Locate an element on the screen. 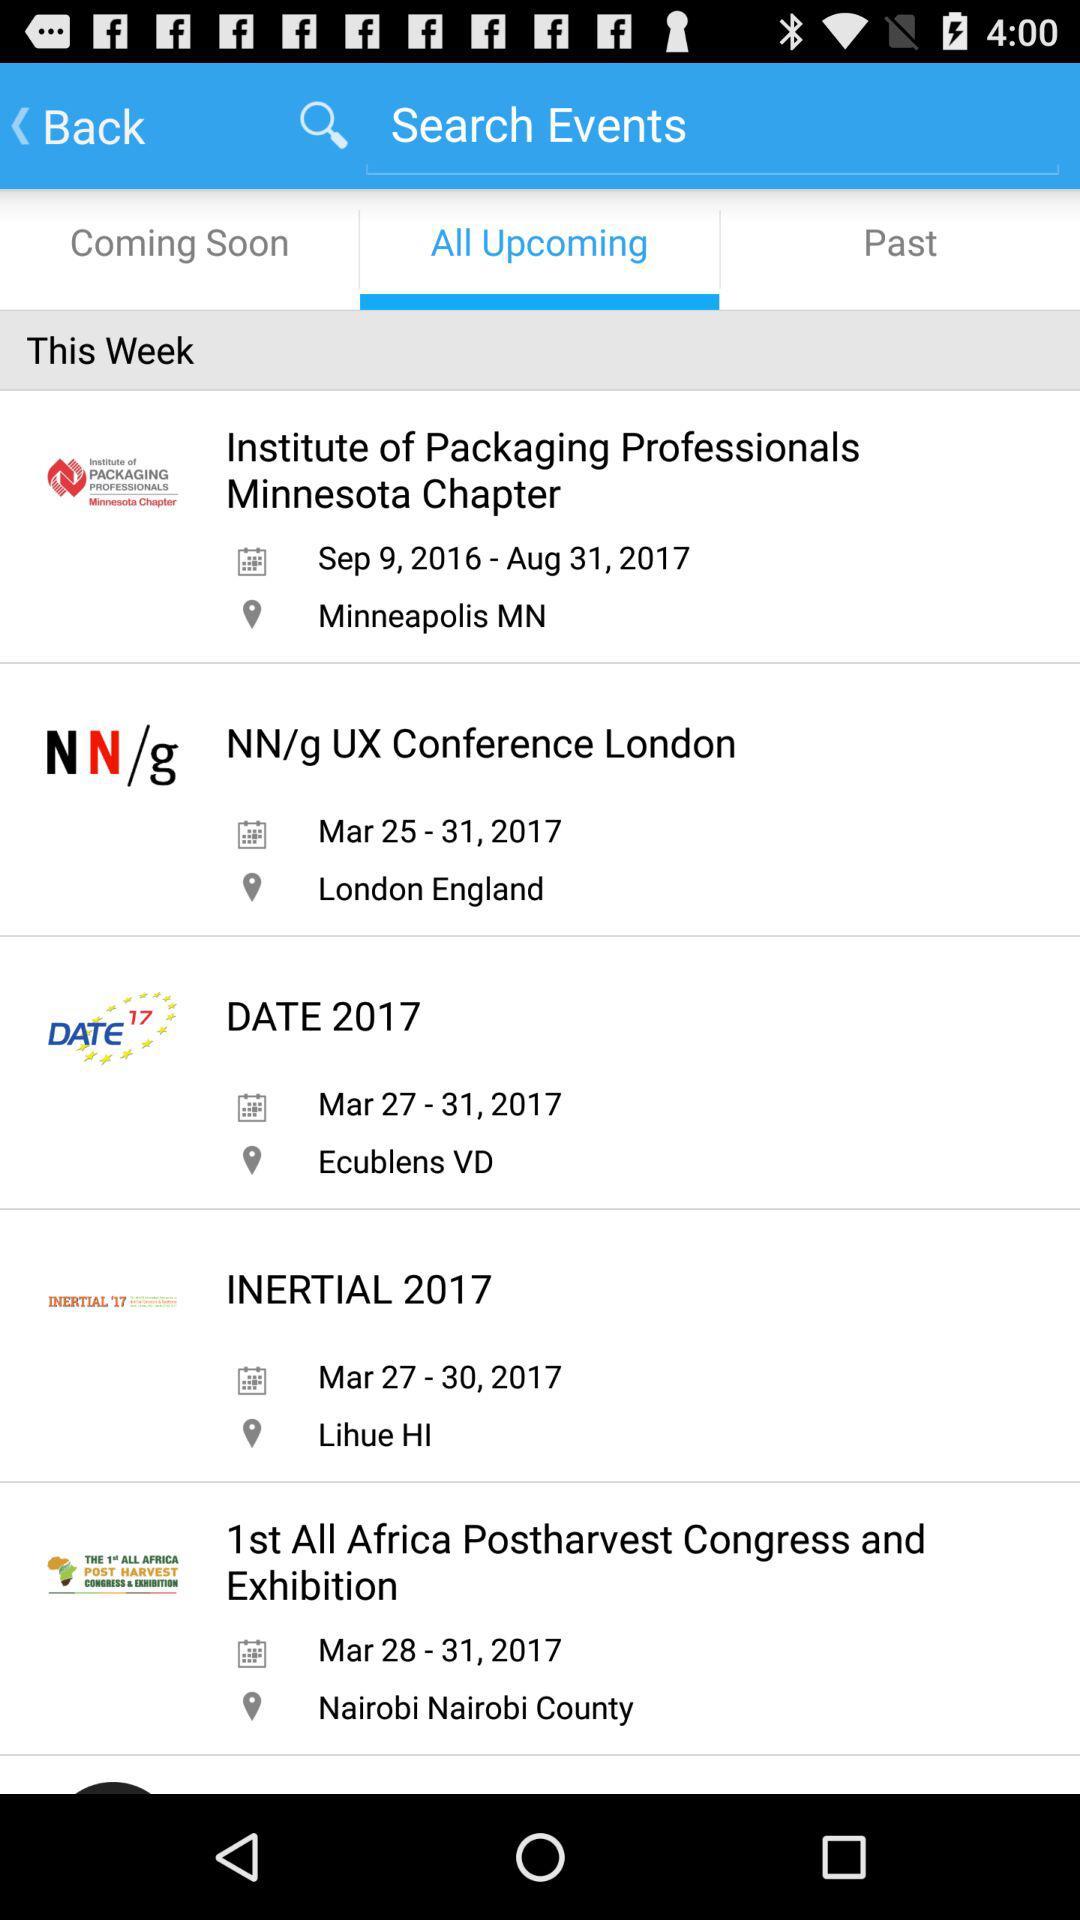 This screenshot has width=1080, height=1920. app above the minneapolis mn icon is located at coordinates (503, 556).